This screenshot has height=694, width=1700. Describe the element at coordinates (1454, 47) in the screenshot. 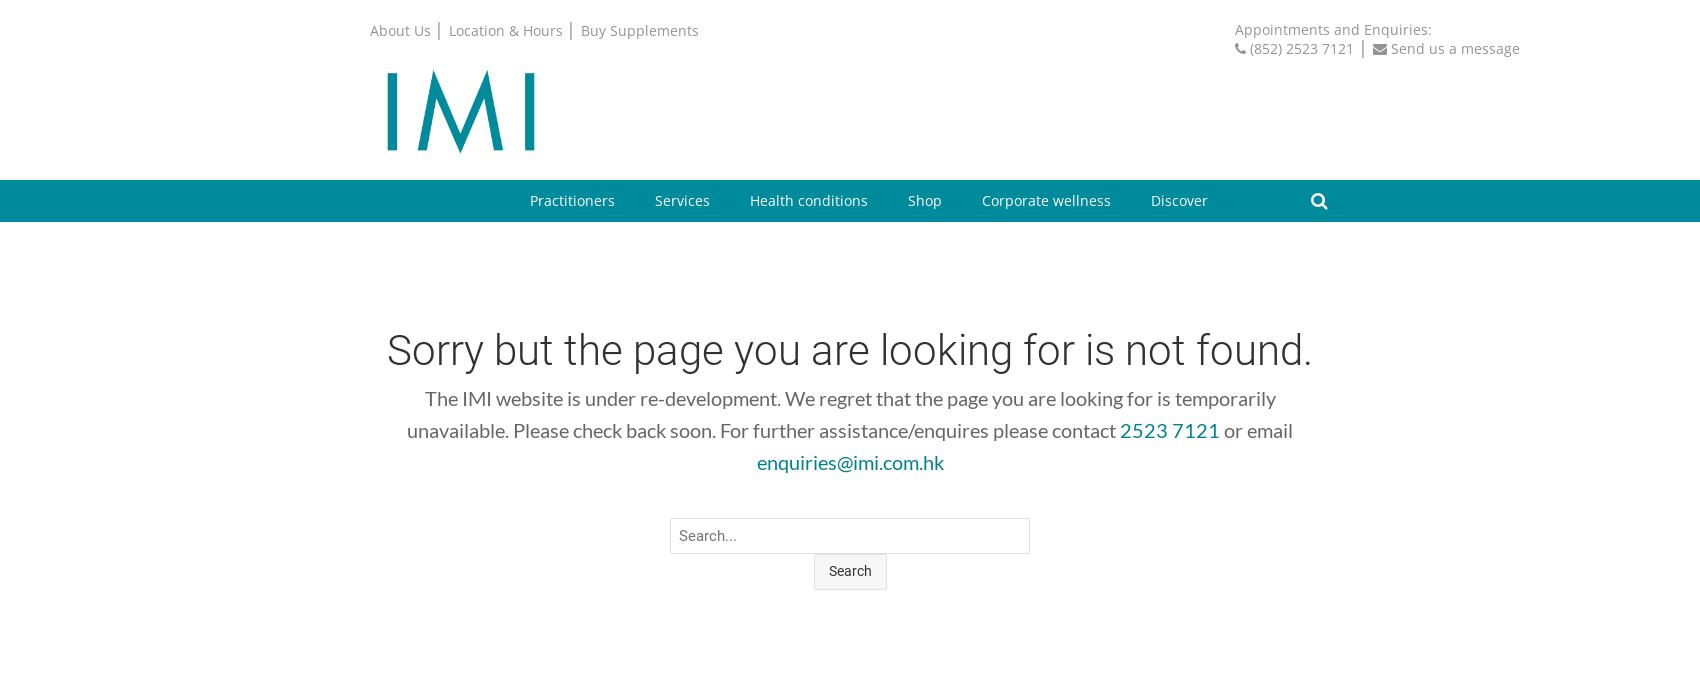

I see `'Send us a message'` at that location.